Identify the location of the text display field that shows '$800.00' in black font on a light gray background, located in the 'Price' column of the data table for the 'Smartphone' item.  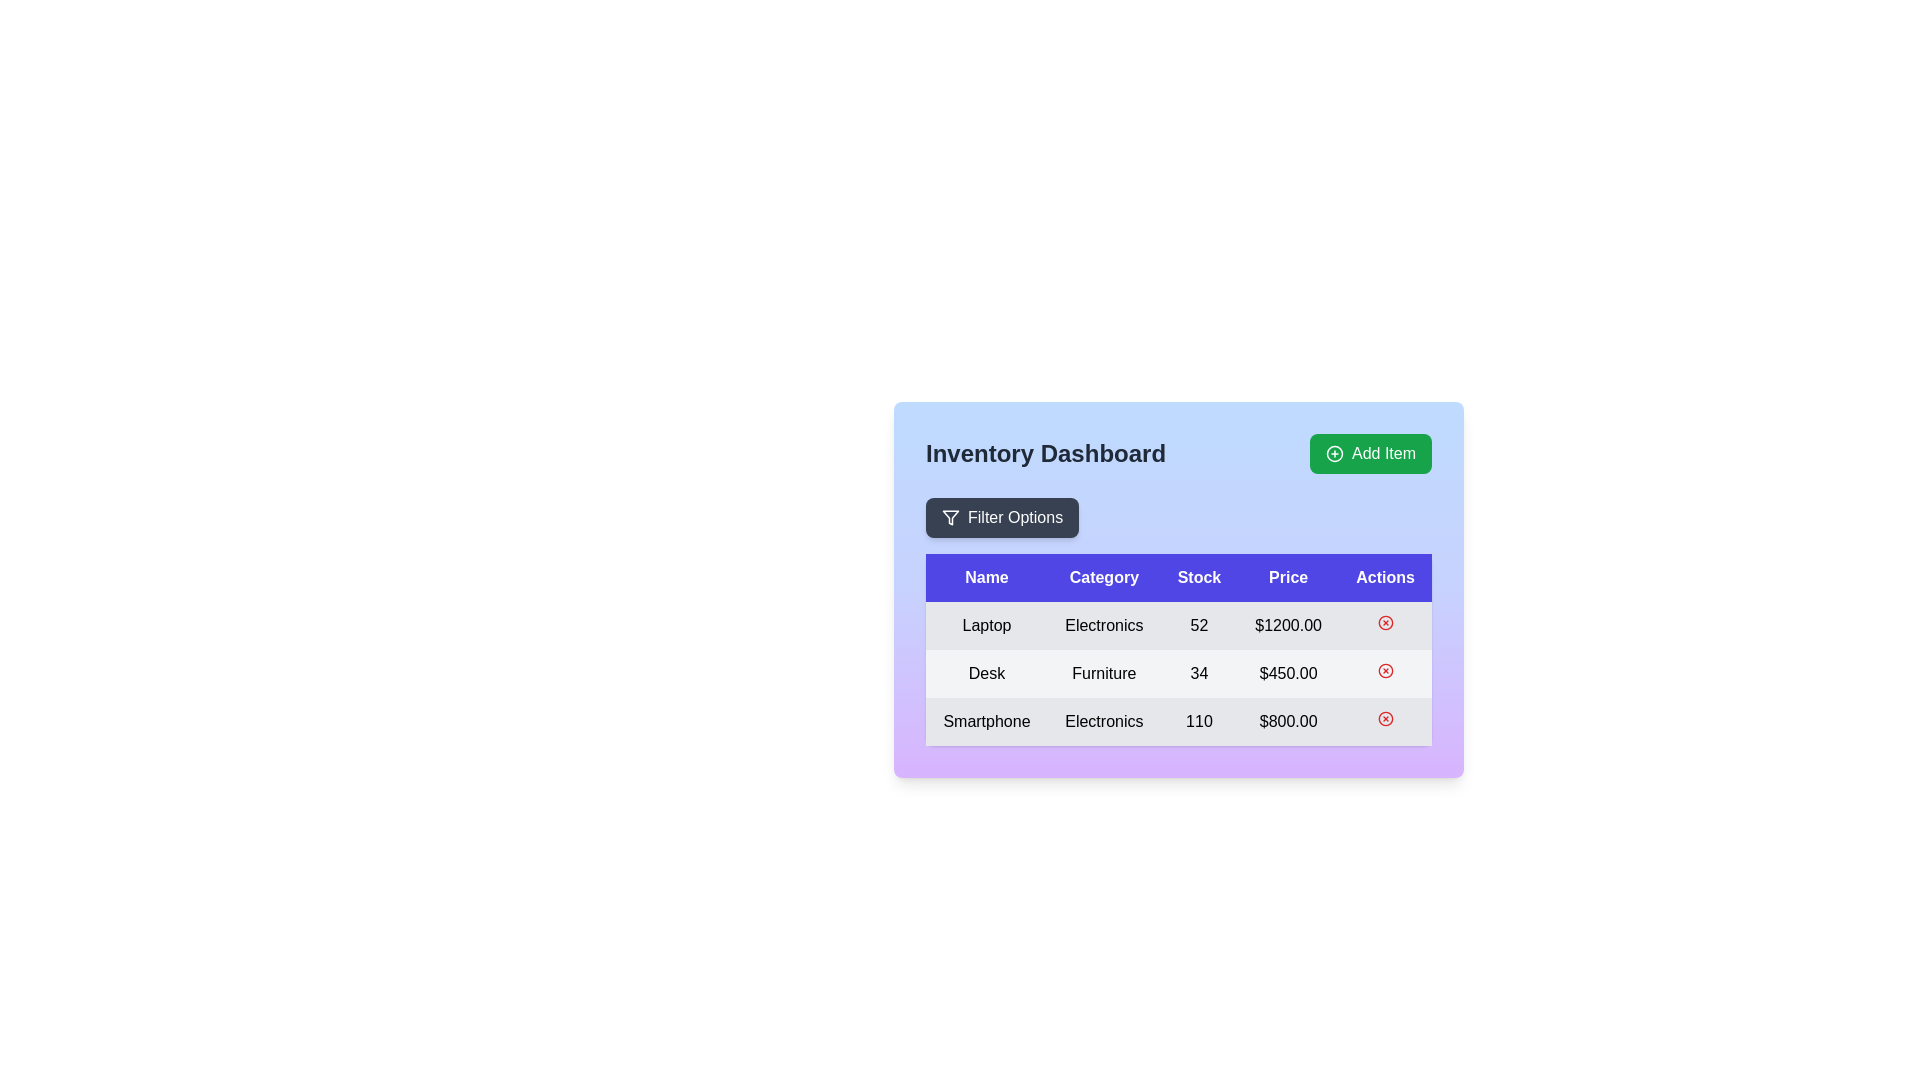
(1288, 721).